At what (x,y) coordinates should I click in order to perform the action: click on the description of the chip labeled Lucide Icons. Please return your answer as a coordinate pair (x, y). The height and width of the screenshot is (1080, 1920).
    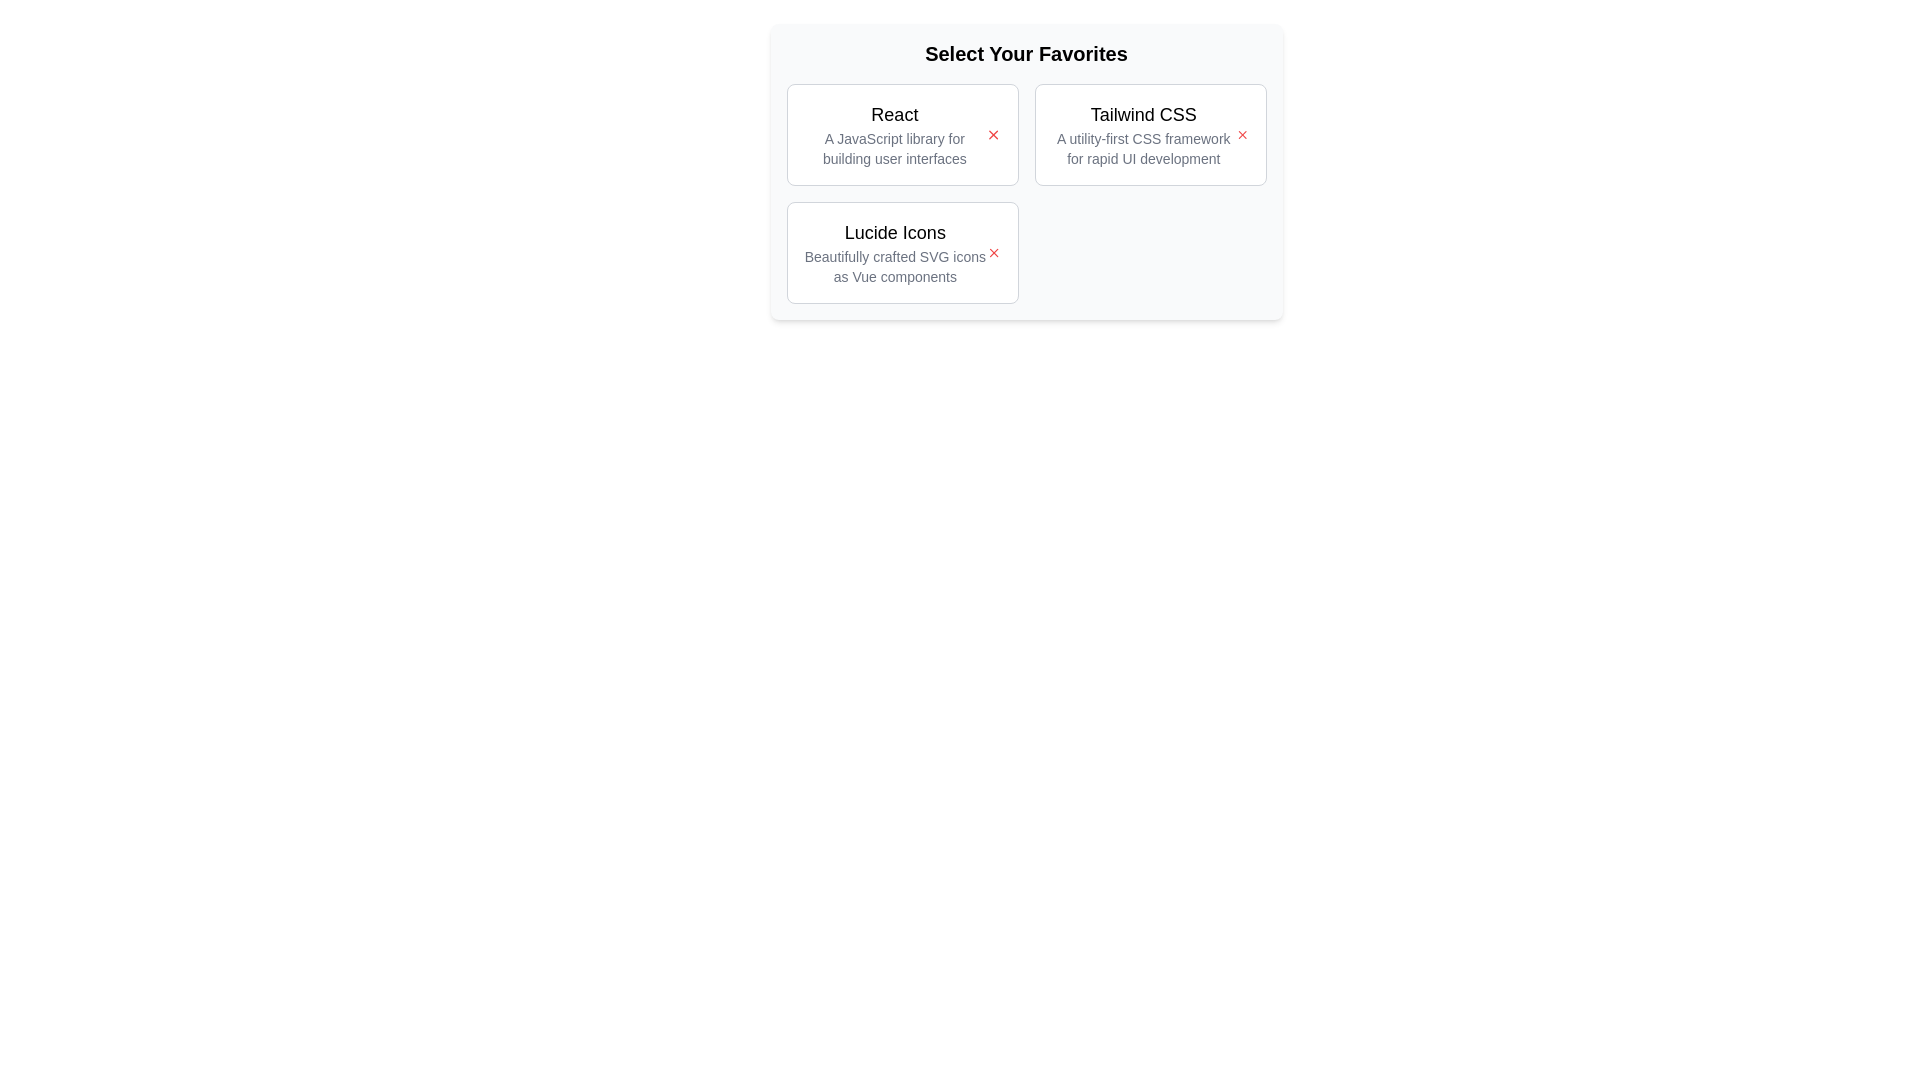
    Looking at the image, I should click on (894, 252).